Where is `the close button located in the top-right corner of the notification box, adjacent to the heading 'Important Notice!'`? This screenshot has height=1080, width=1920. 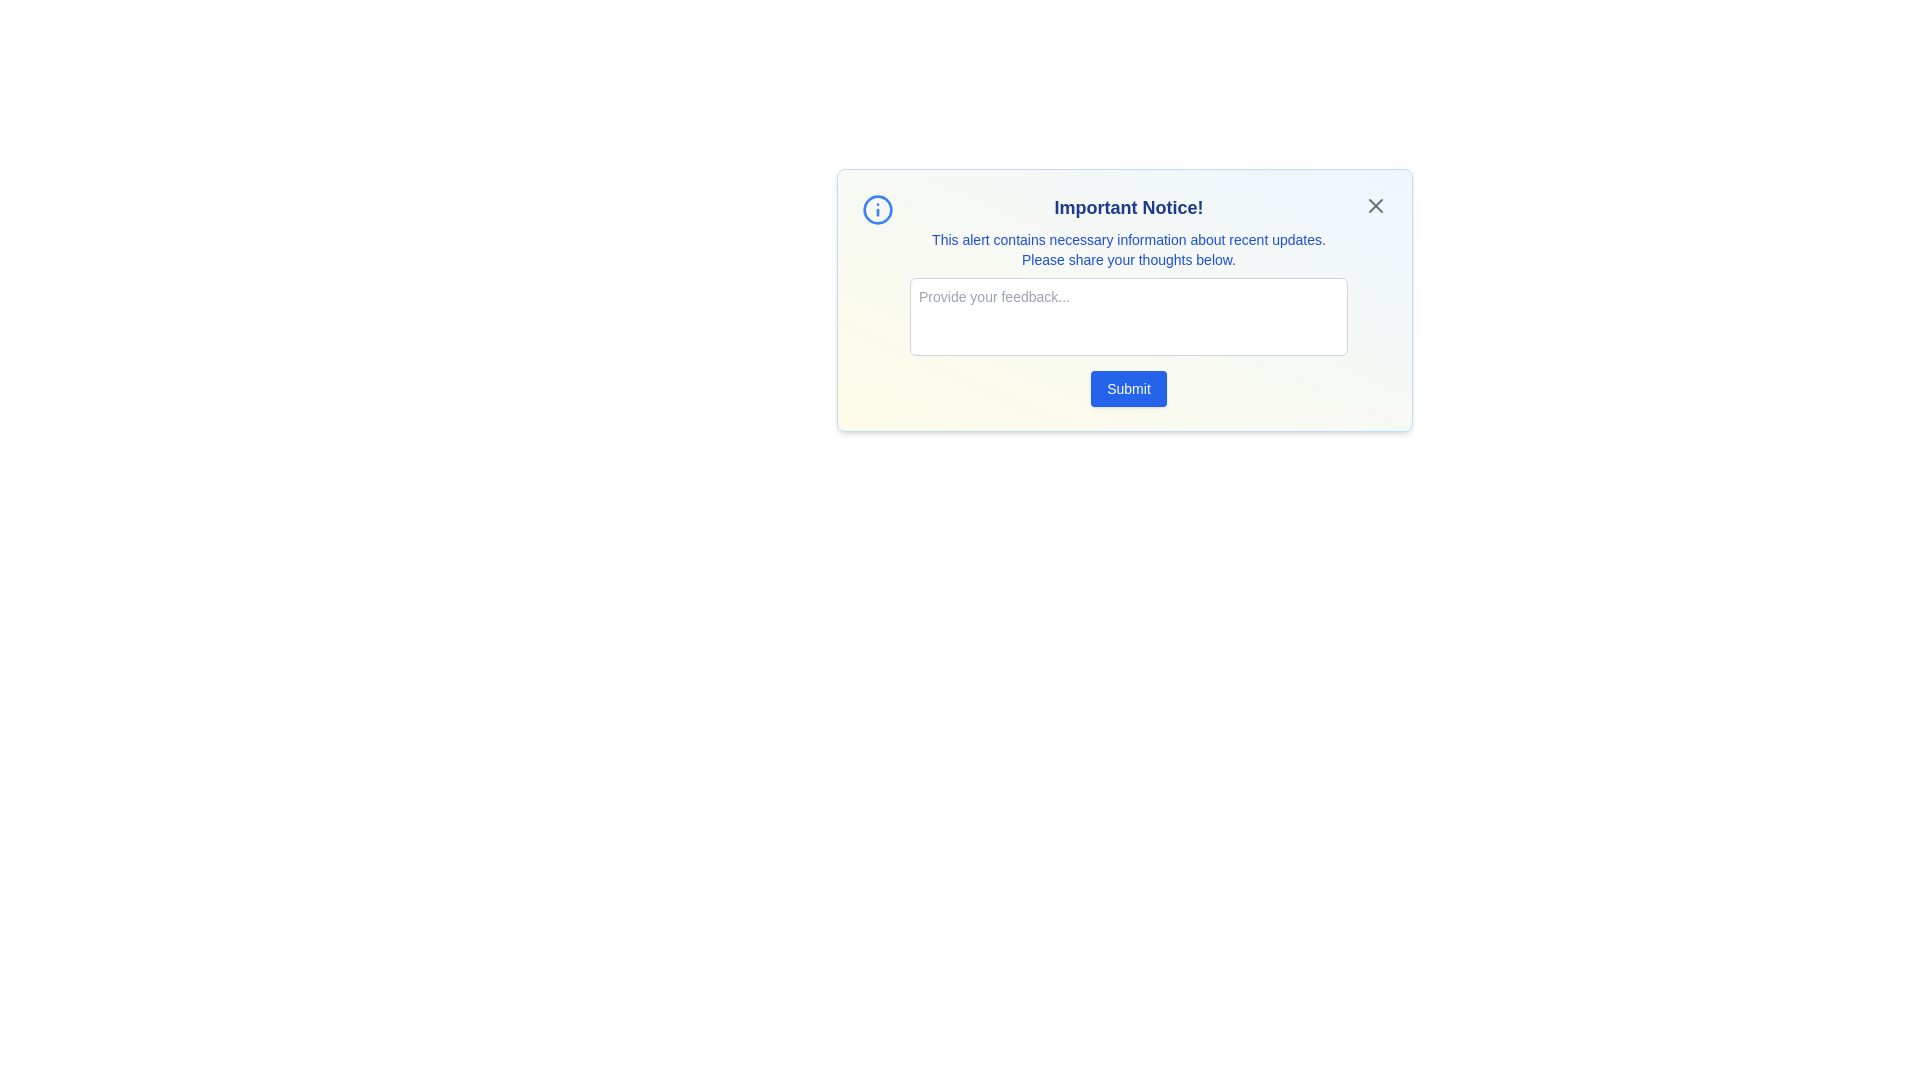
the close button located in the top-right corner of the notification box, adjacent to the heading 'Important Notice!' is located at coordinates (1375, 205).